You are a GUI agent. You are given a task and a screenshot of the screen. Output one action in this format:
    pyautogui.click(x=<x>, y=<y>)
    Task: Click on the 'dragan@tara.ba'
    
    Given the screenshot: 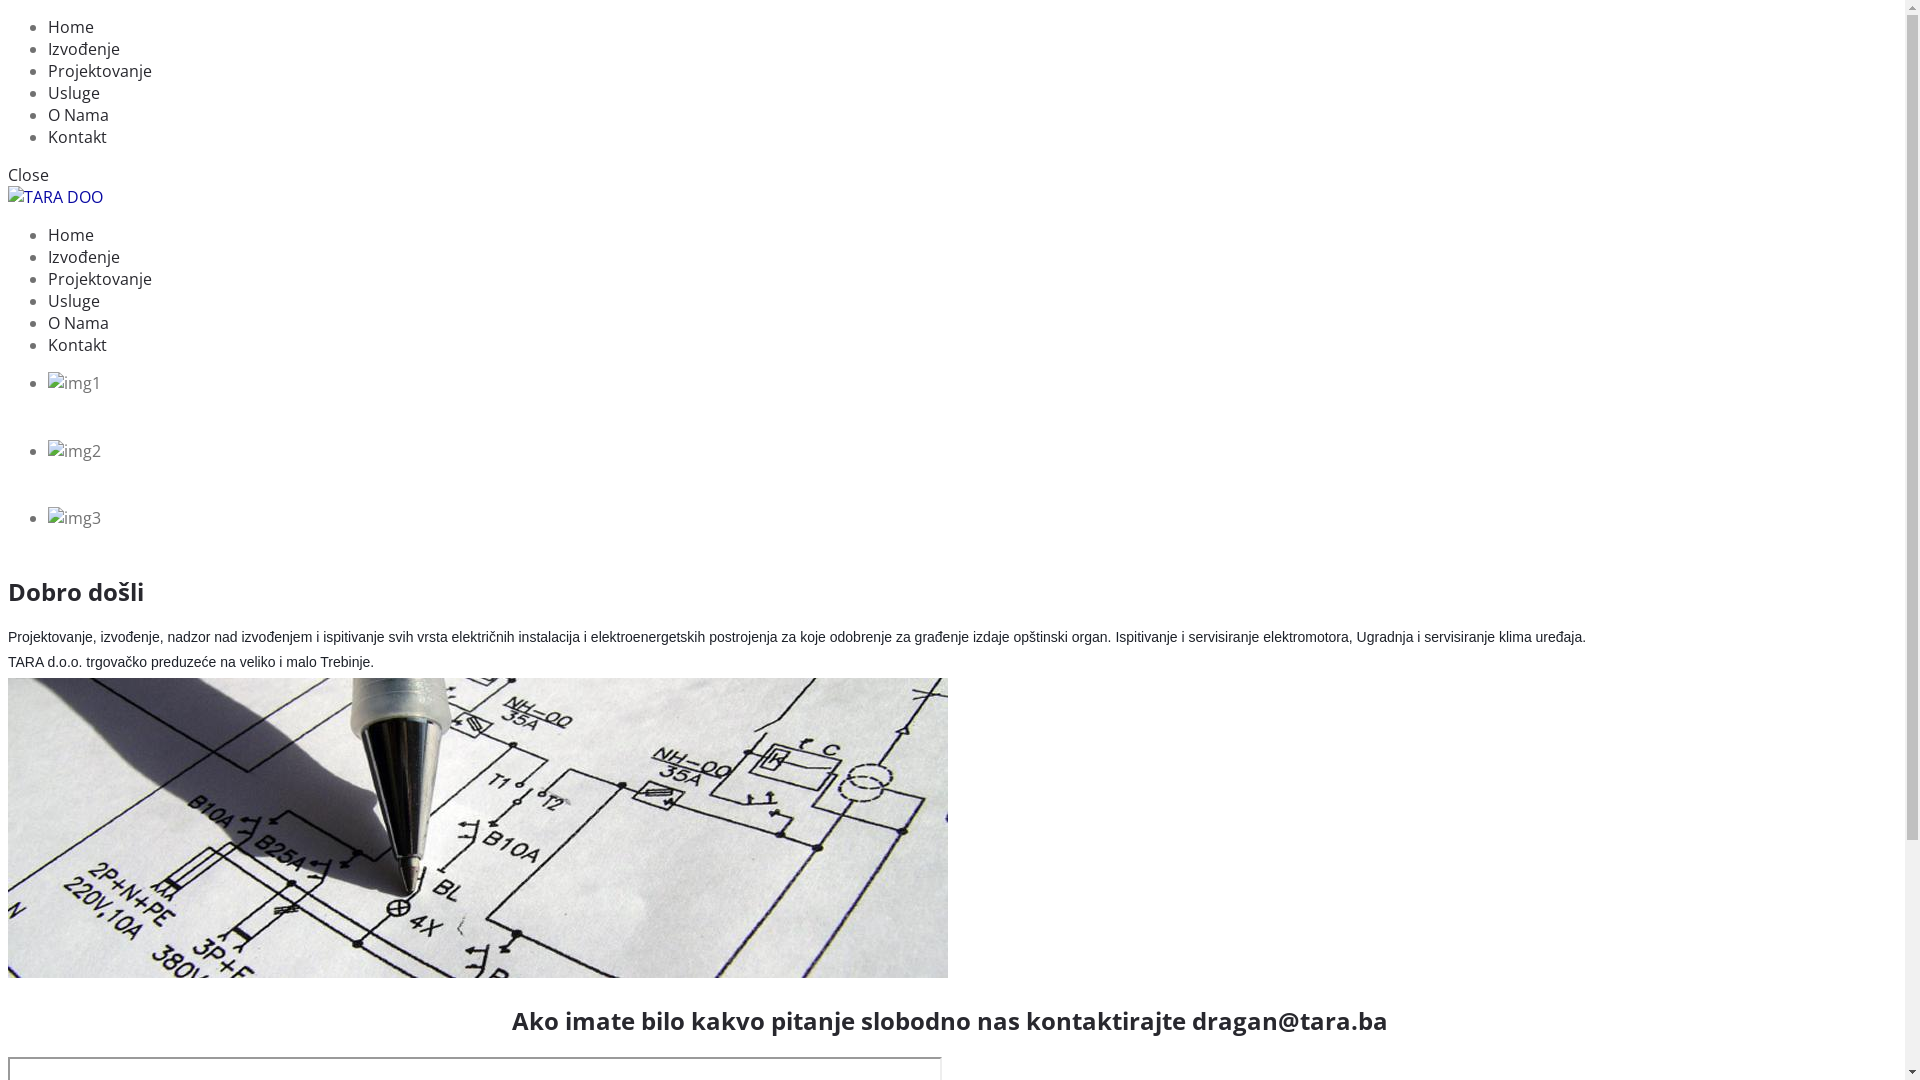 What is the action you would take?
    pyautogui.click(x=1191, y=1020)
    